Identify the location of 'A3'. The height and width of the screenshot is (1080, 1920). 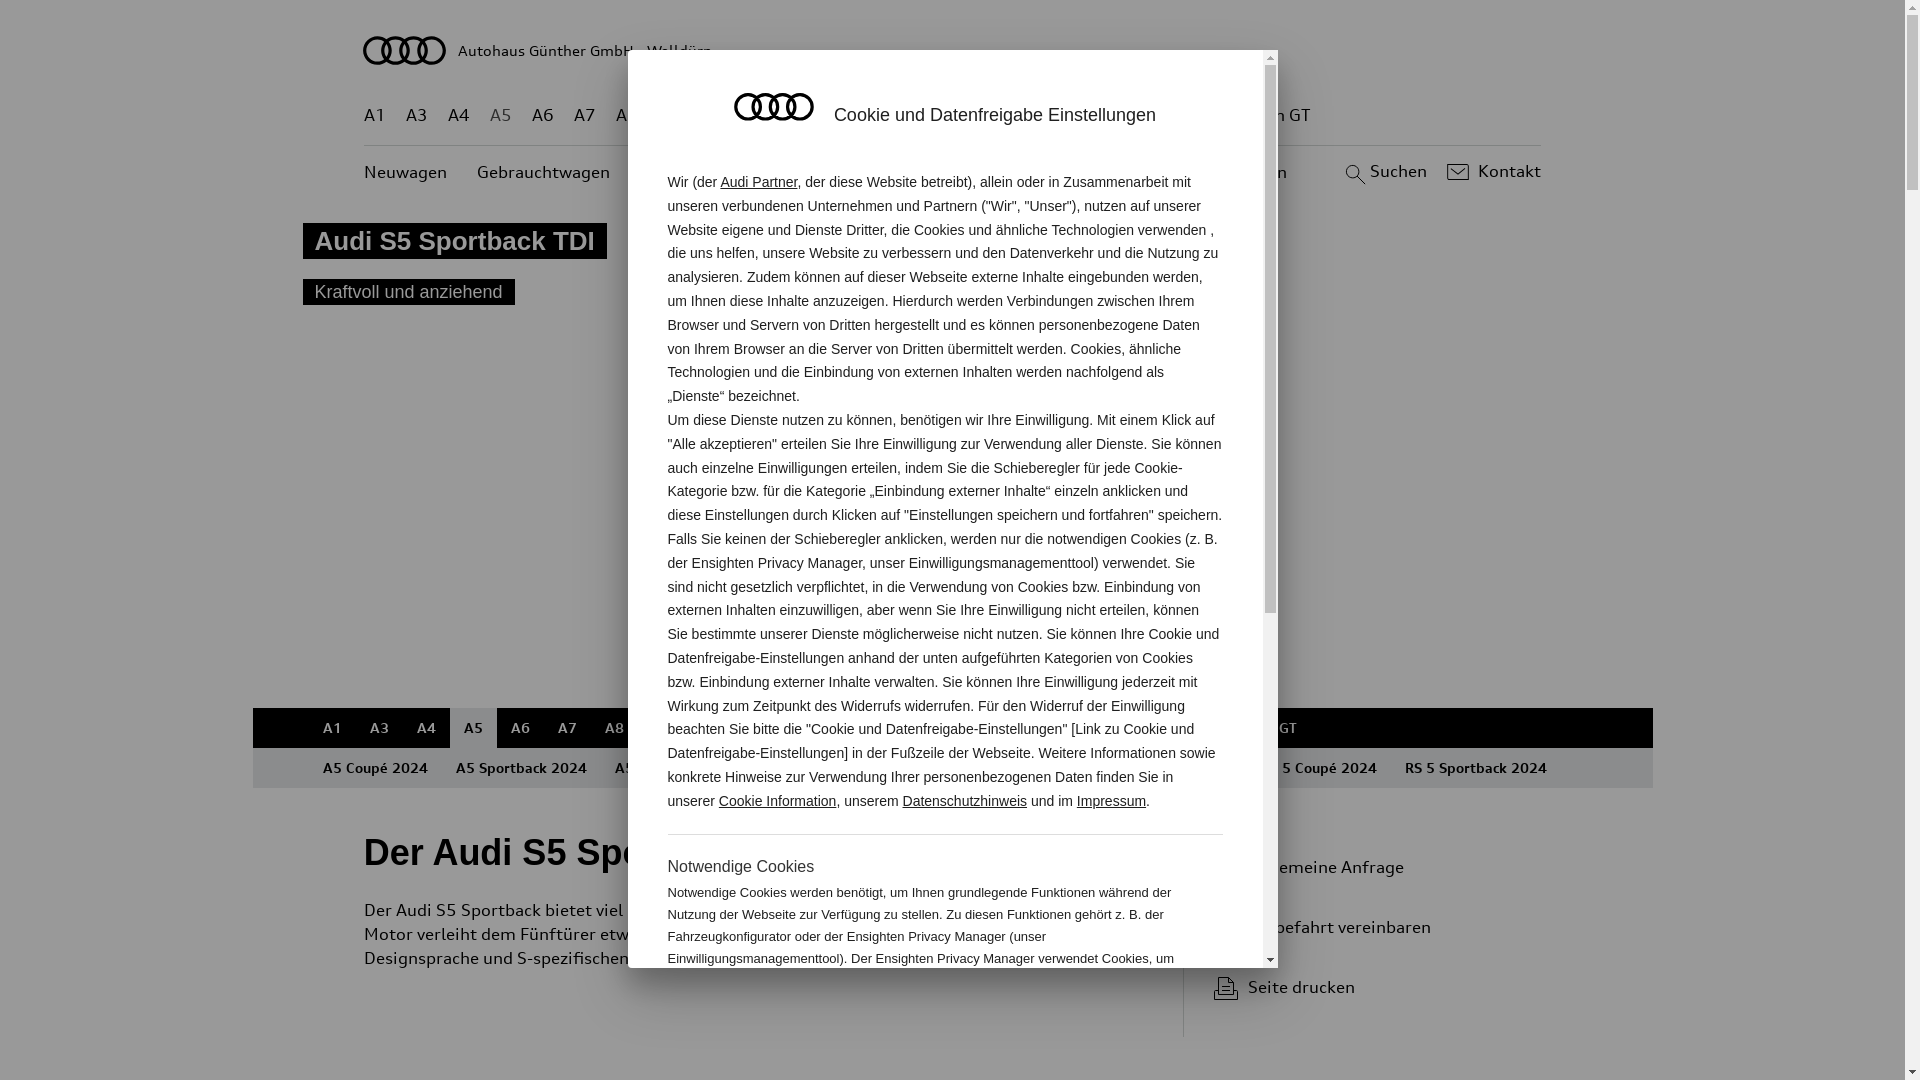
(379, 728).